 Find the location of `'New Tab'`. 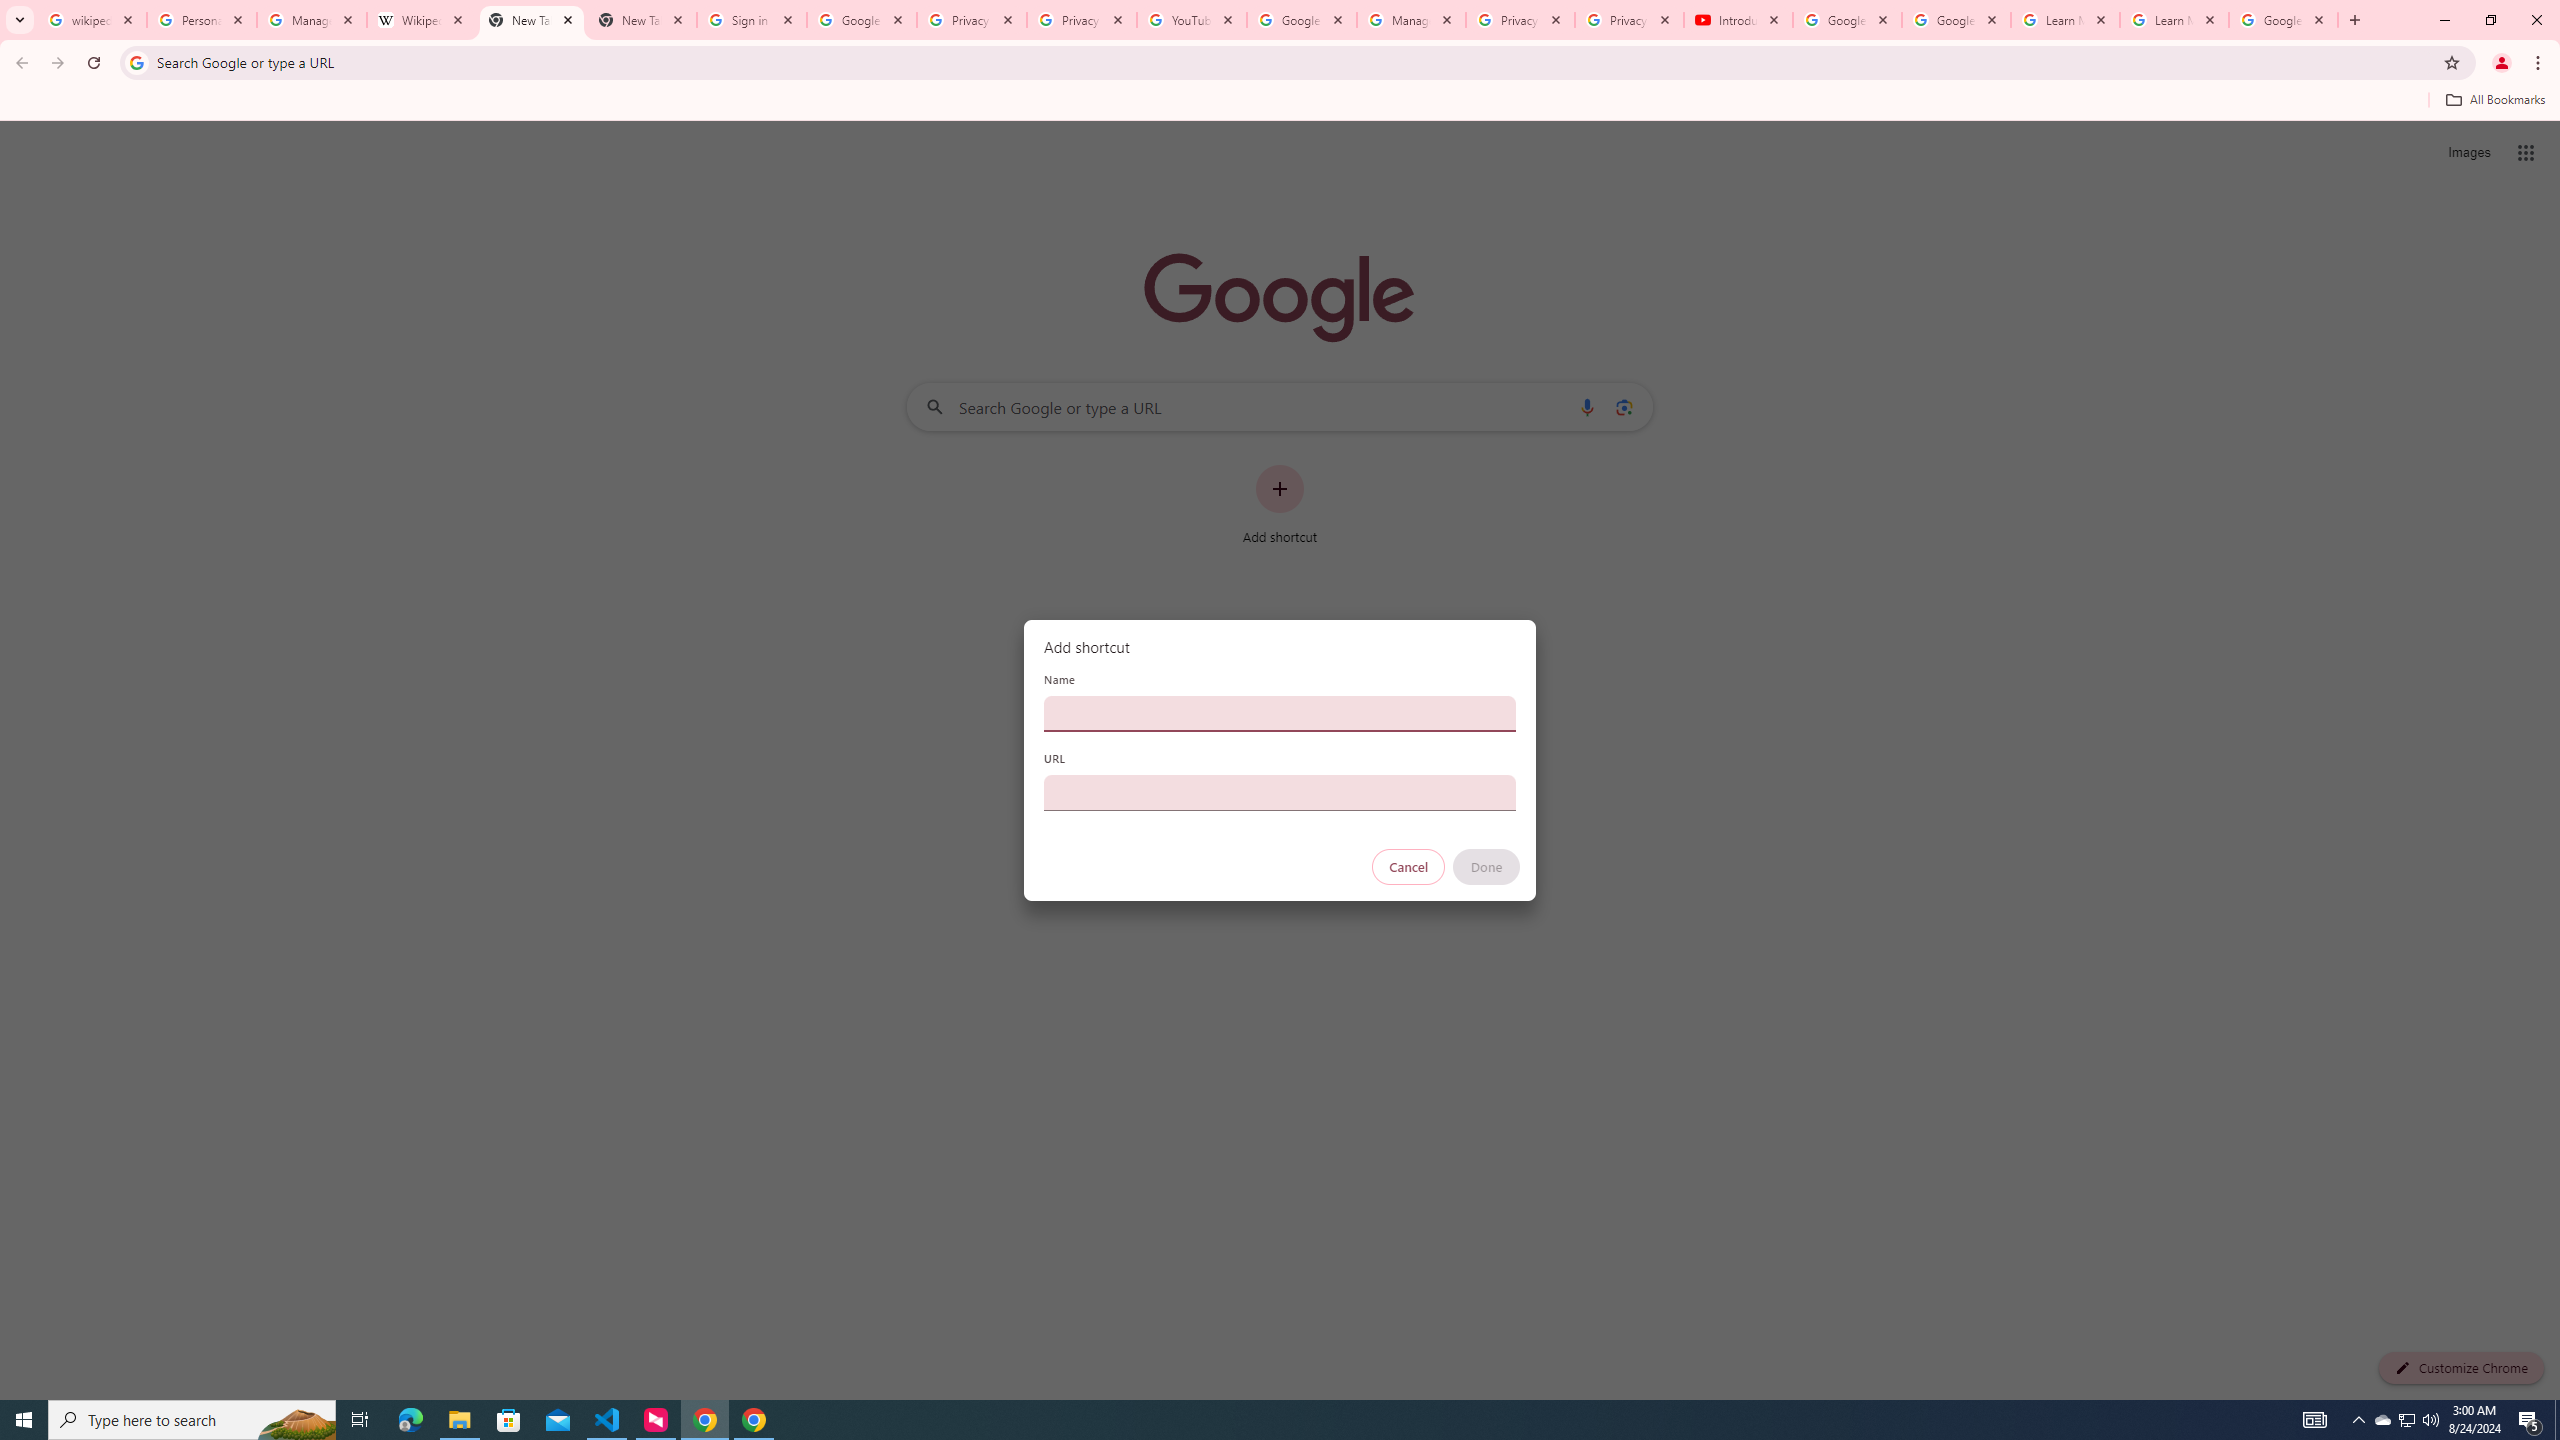

'New Tab' is located at coordinates (641, 19).